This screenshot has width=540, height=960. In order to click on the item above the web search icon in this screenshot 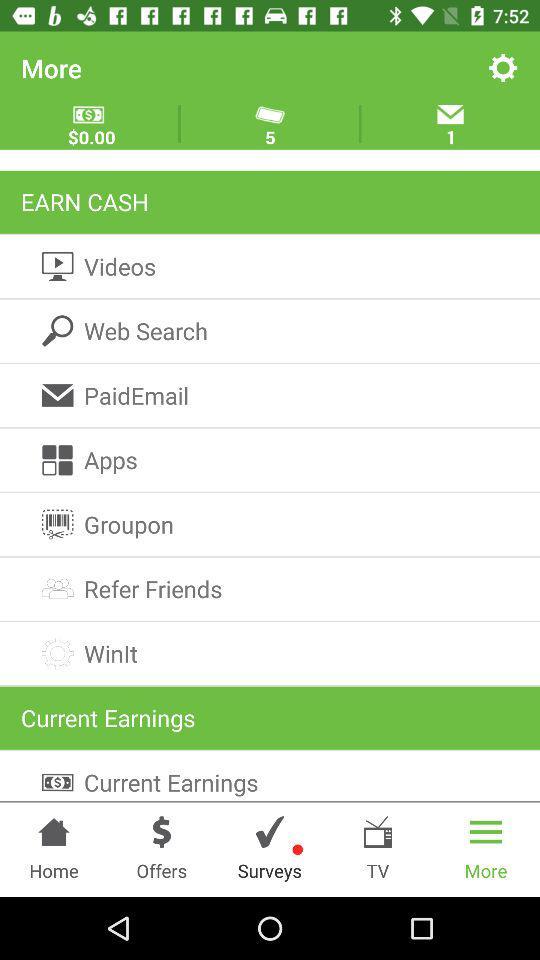, I will do `click(270, 265)`.